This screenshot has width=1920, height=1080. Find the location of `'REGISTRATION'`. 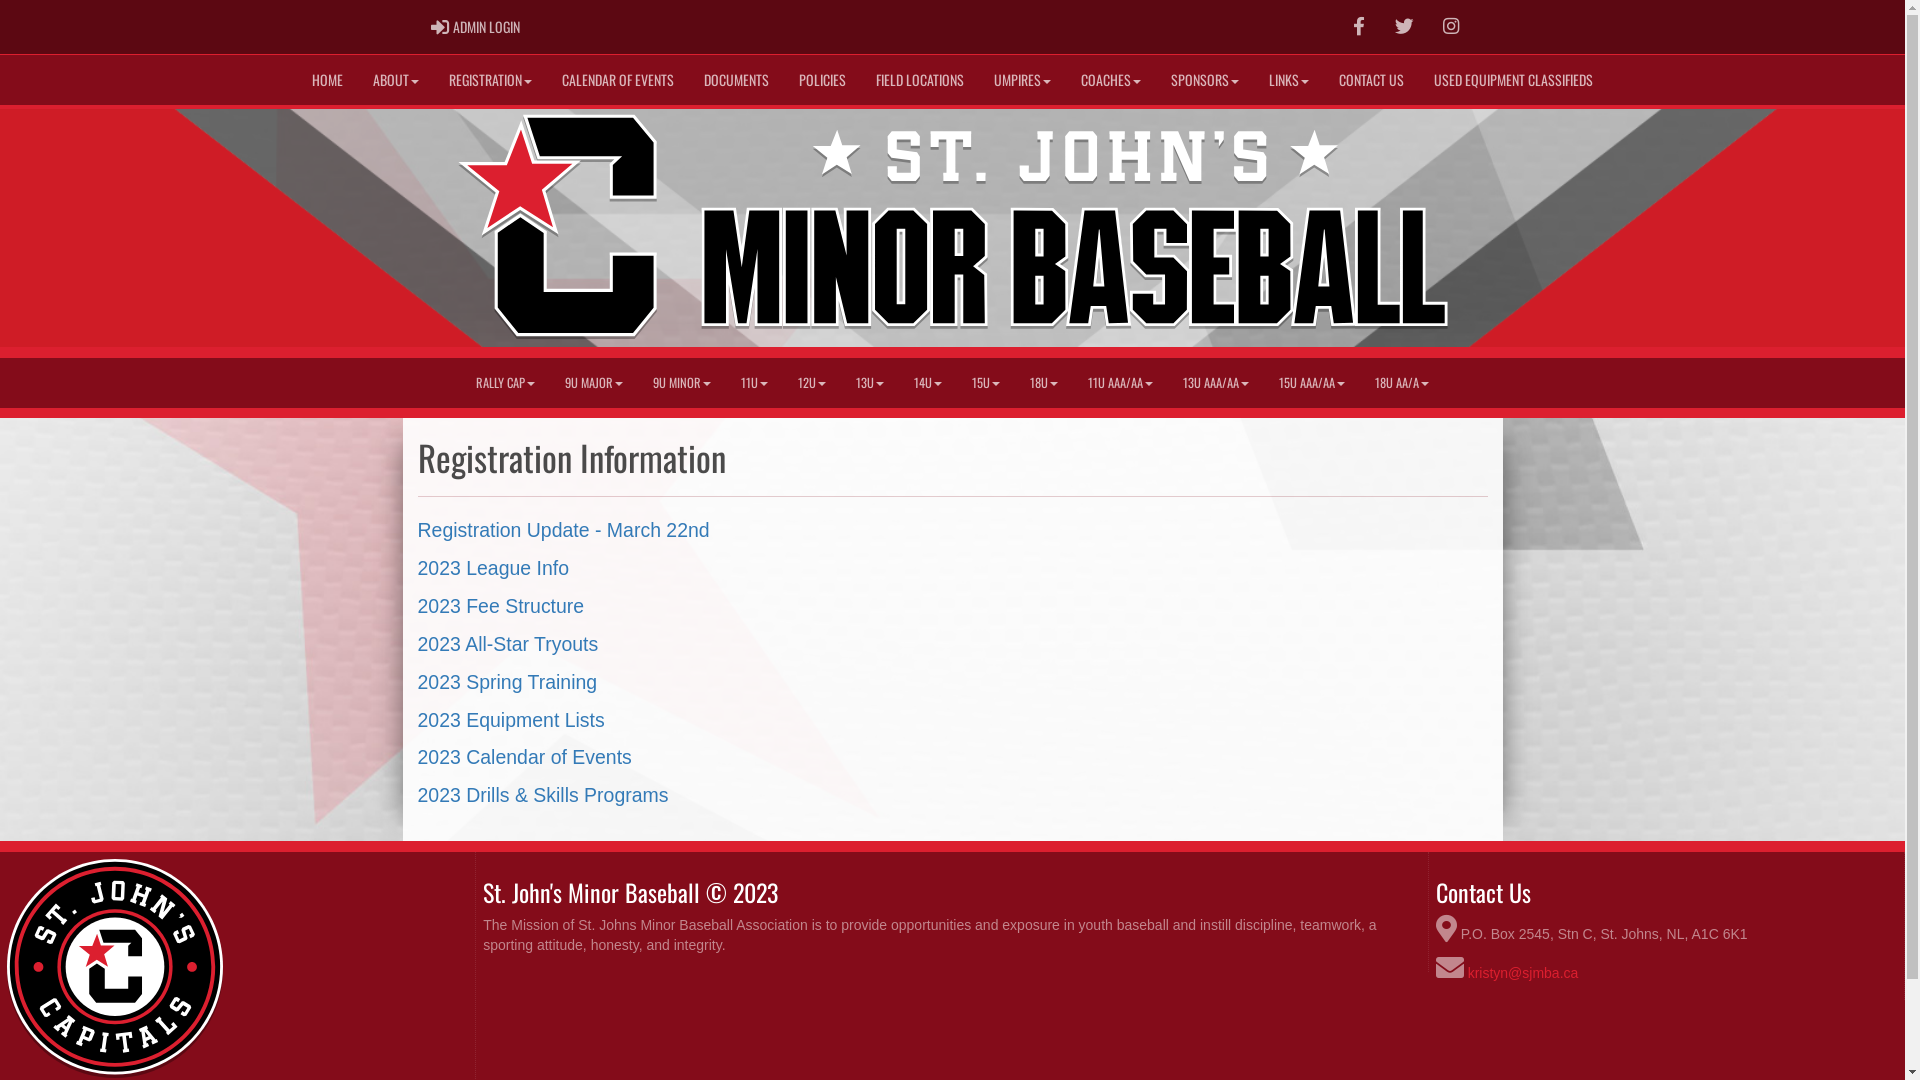

'REGISTRATION' is located at coordinates (490, 79).